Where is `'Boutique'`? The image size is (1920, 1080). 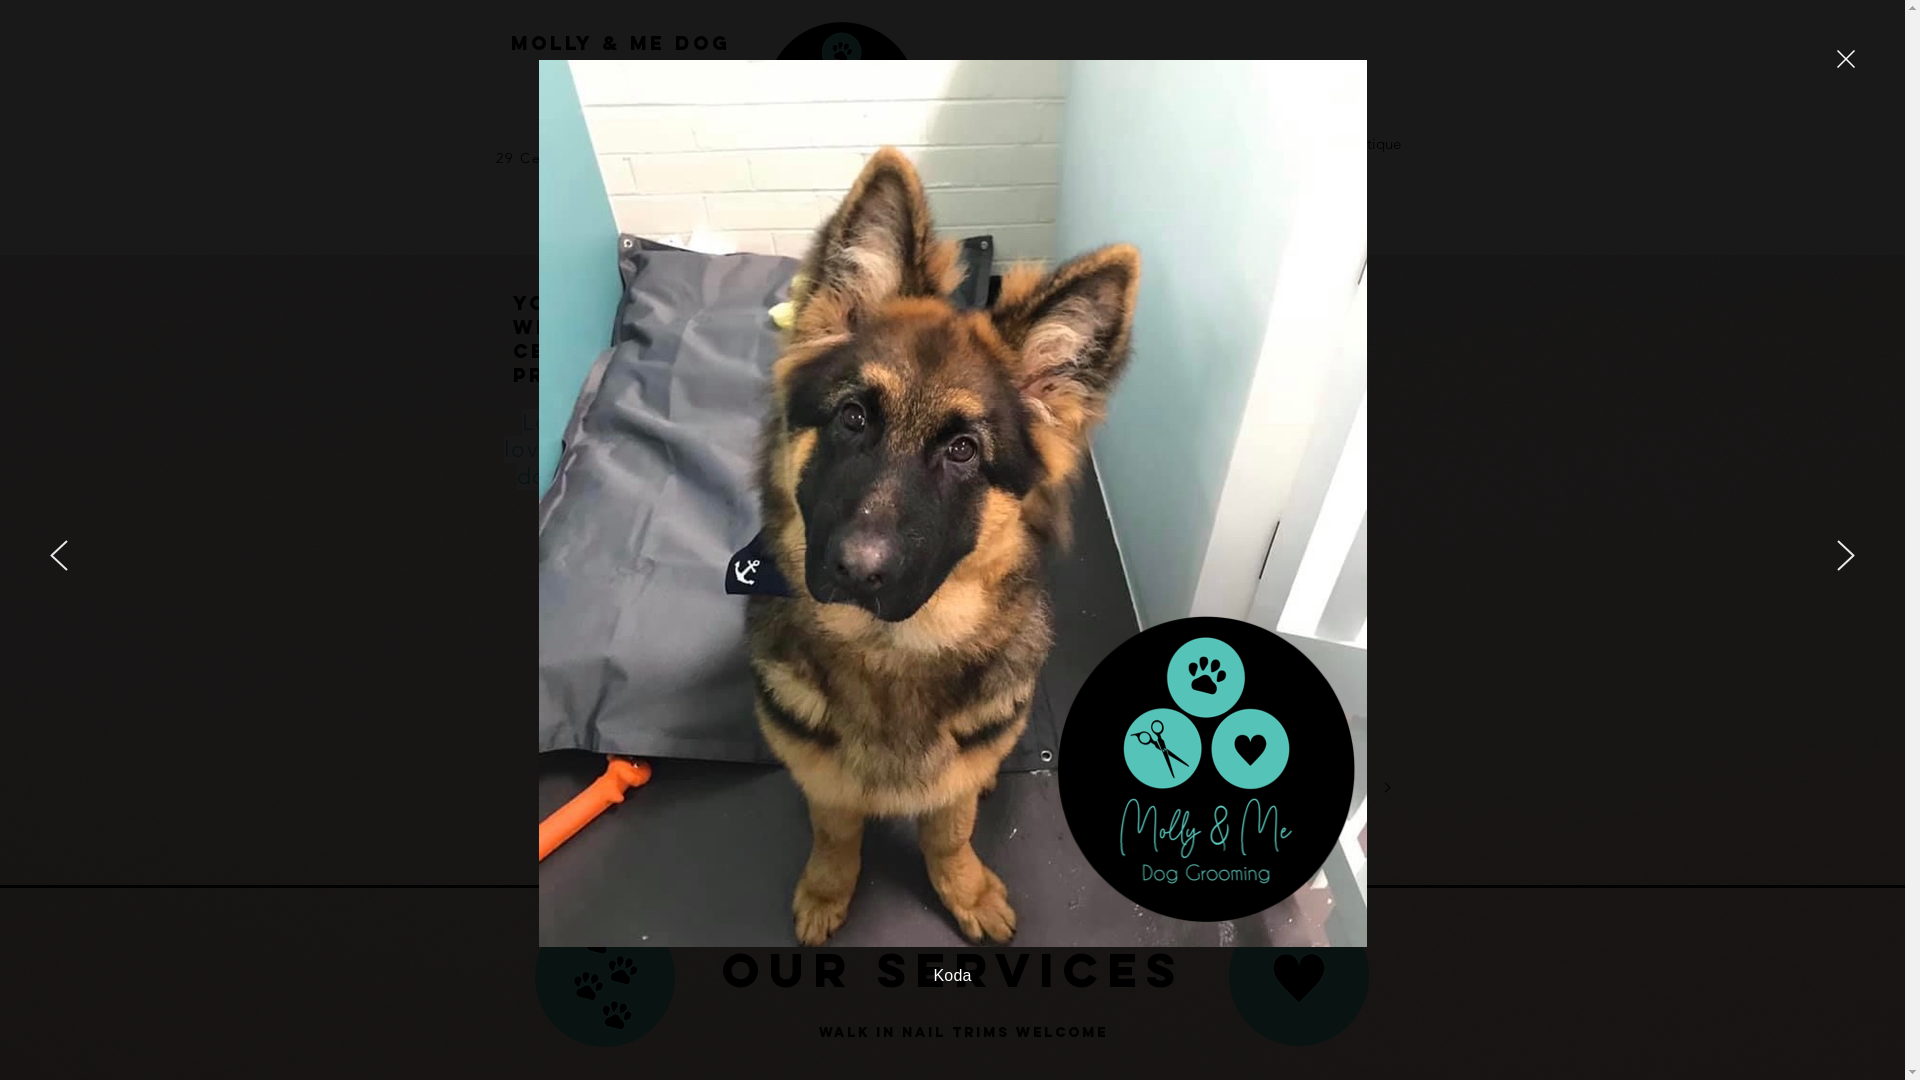 'Boutique' is located at coordinates (1325, 142).